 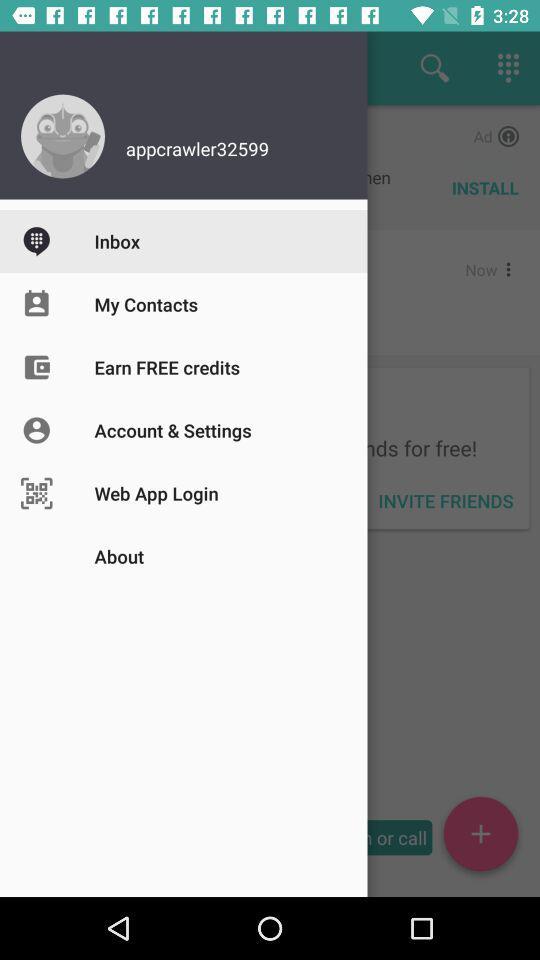 What do you see at coordinates (479, 837) in the screenshot?
I see `the add icon` at bounding box center [479, 837].